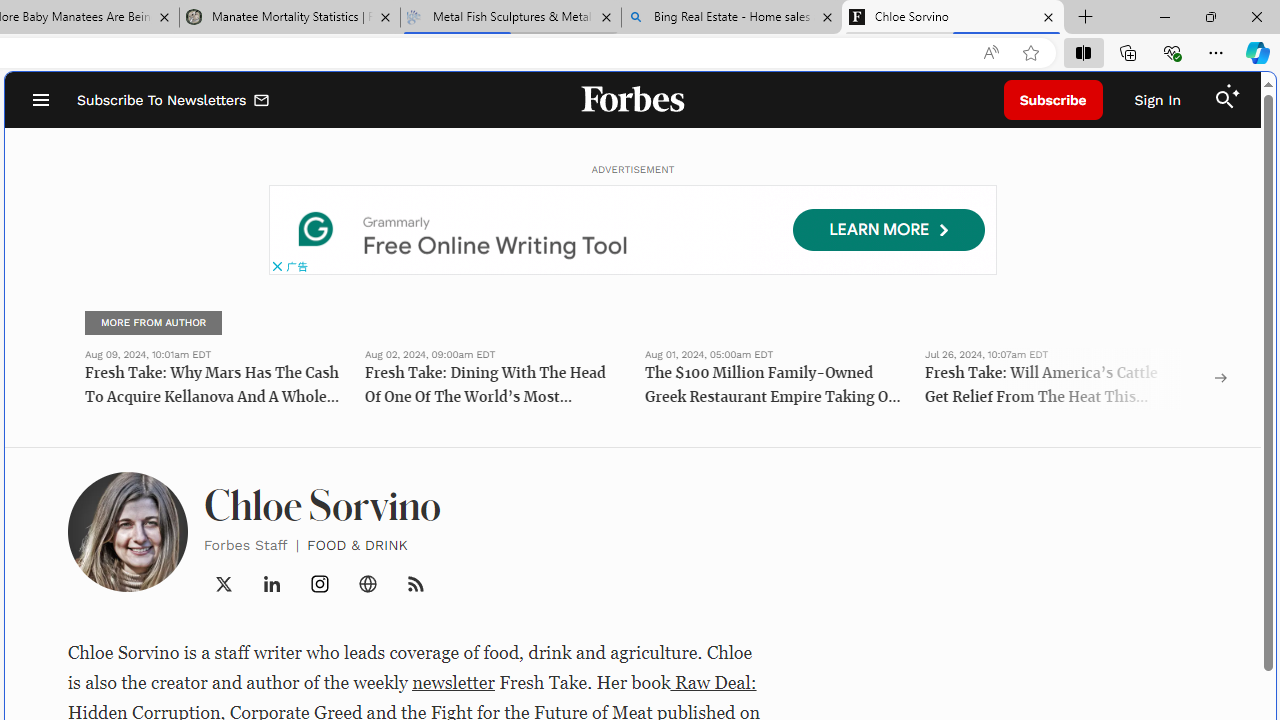 The width and height of the screenshot is (1280, 720). What do you see at coordinates (1223, 100) in the screenshot?
I see `'Class: search_svg__fs-icon search_svg__fs-icon--search'` at bounding box center [1223, 100].